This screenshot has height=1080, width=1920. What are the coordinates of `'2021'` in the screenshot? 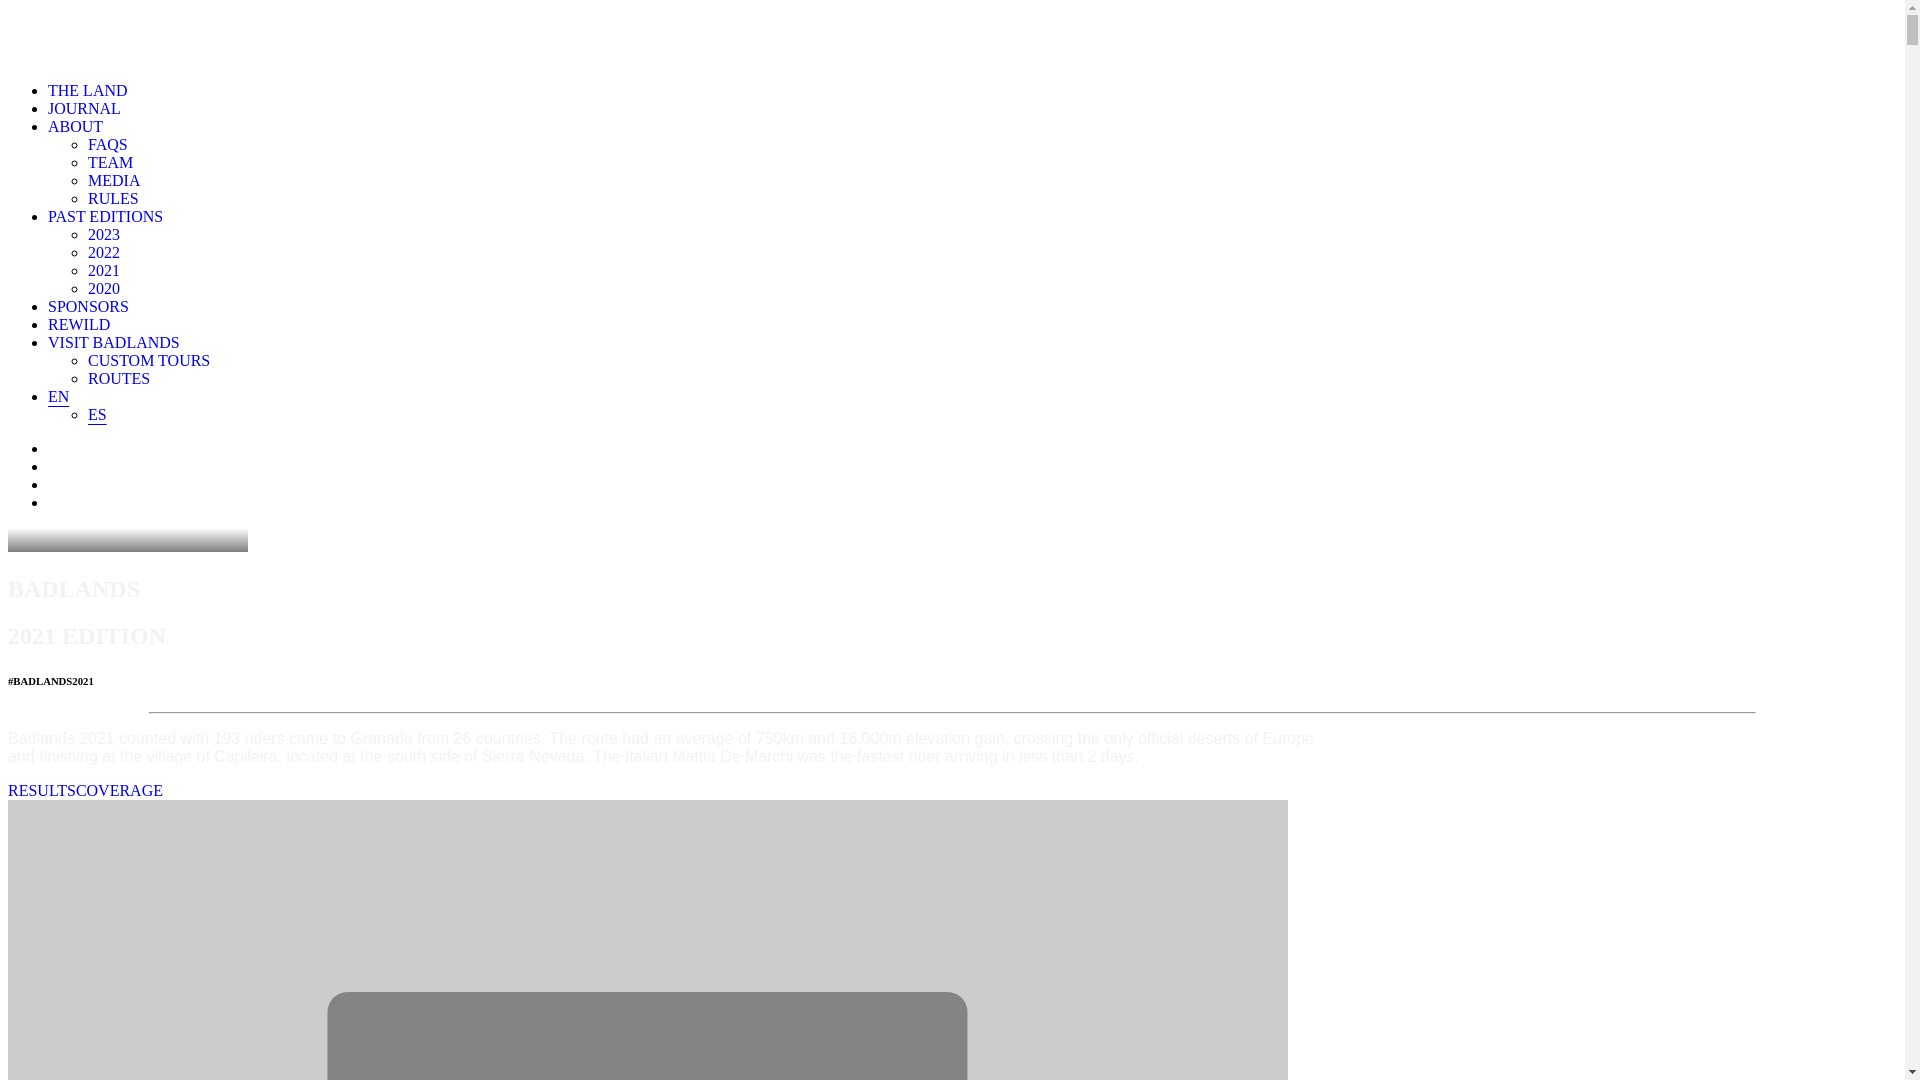 It's located at (103, 270).